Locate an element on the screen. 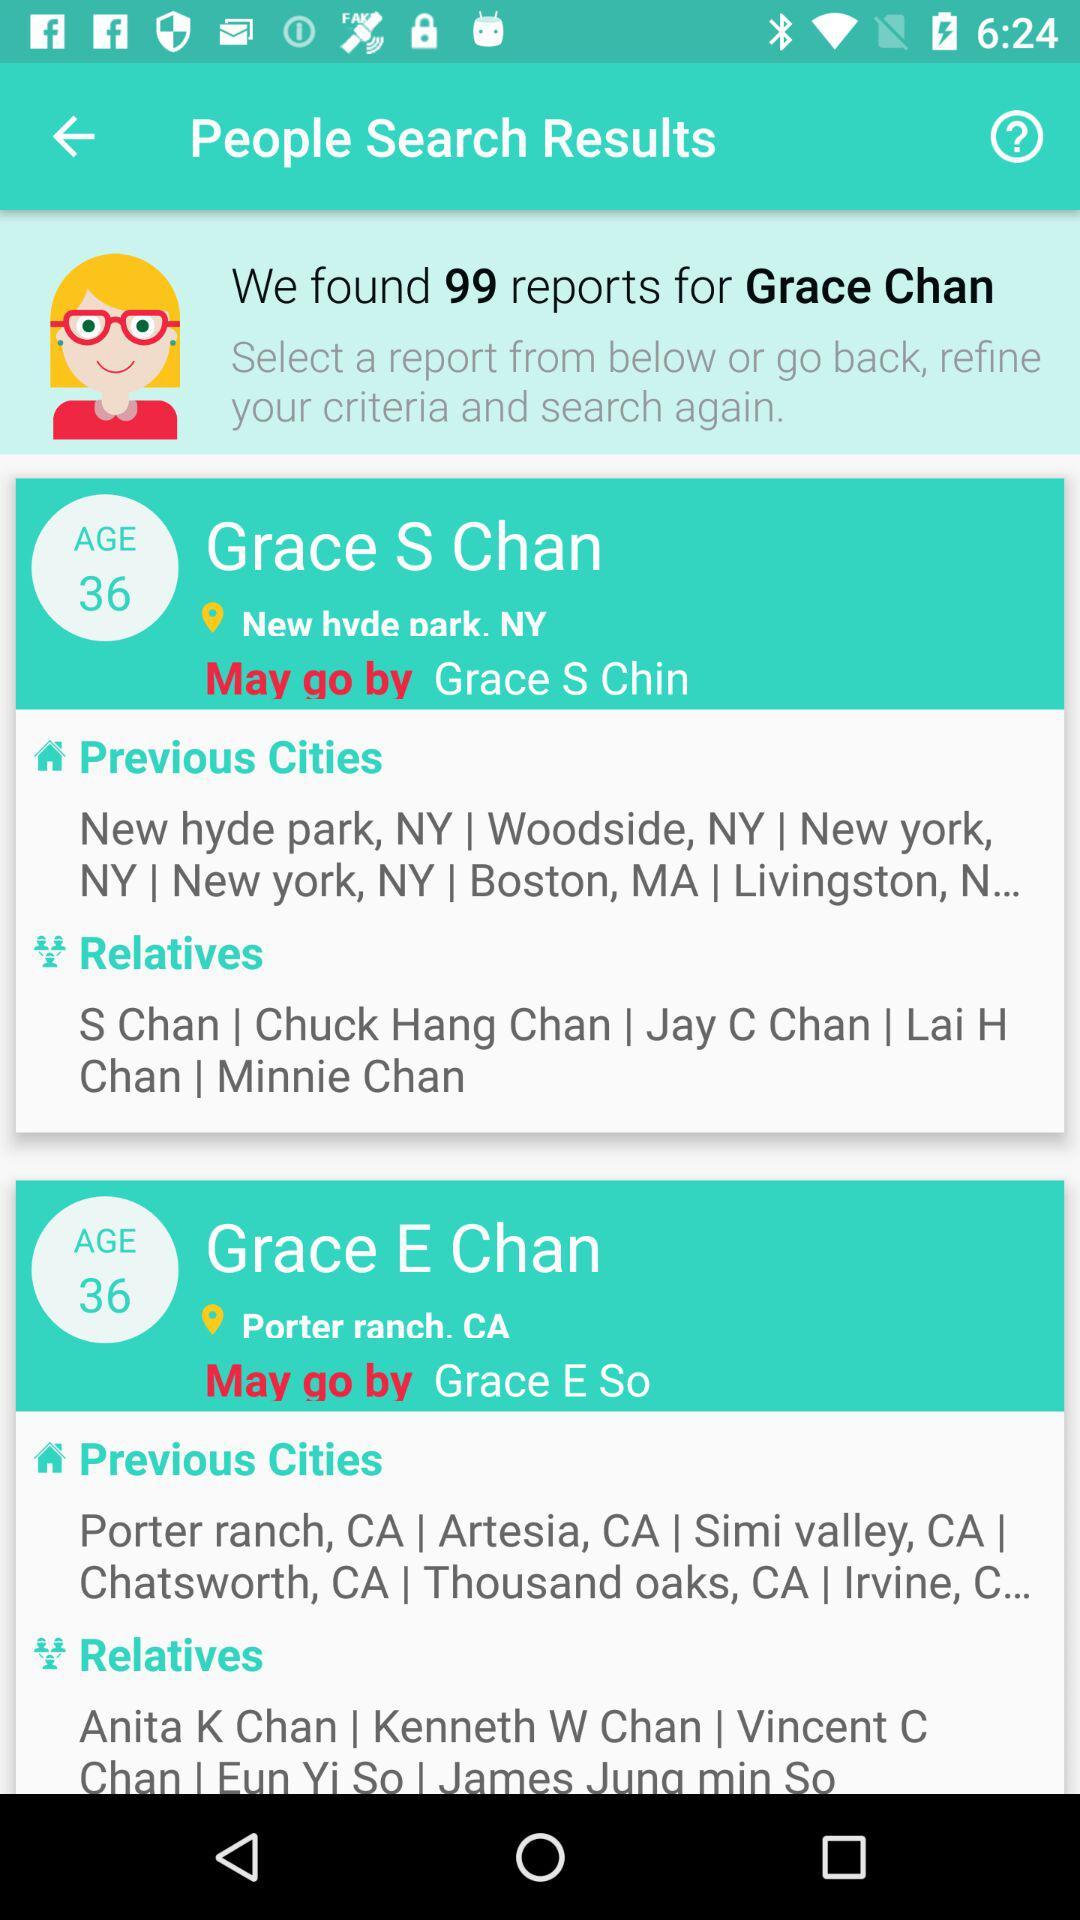  the item at the top right corner is located at coordinates (1017, 135).